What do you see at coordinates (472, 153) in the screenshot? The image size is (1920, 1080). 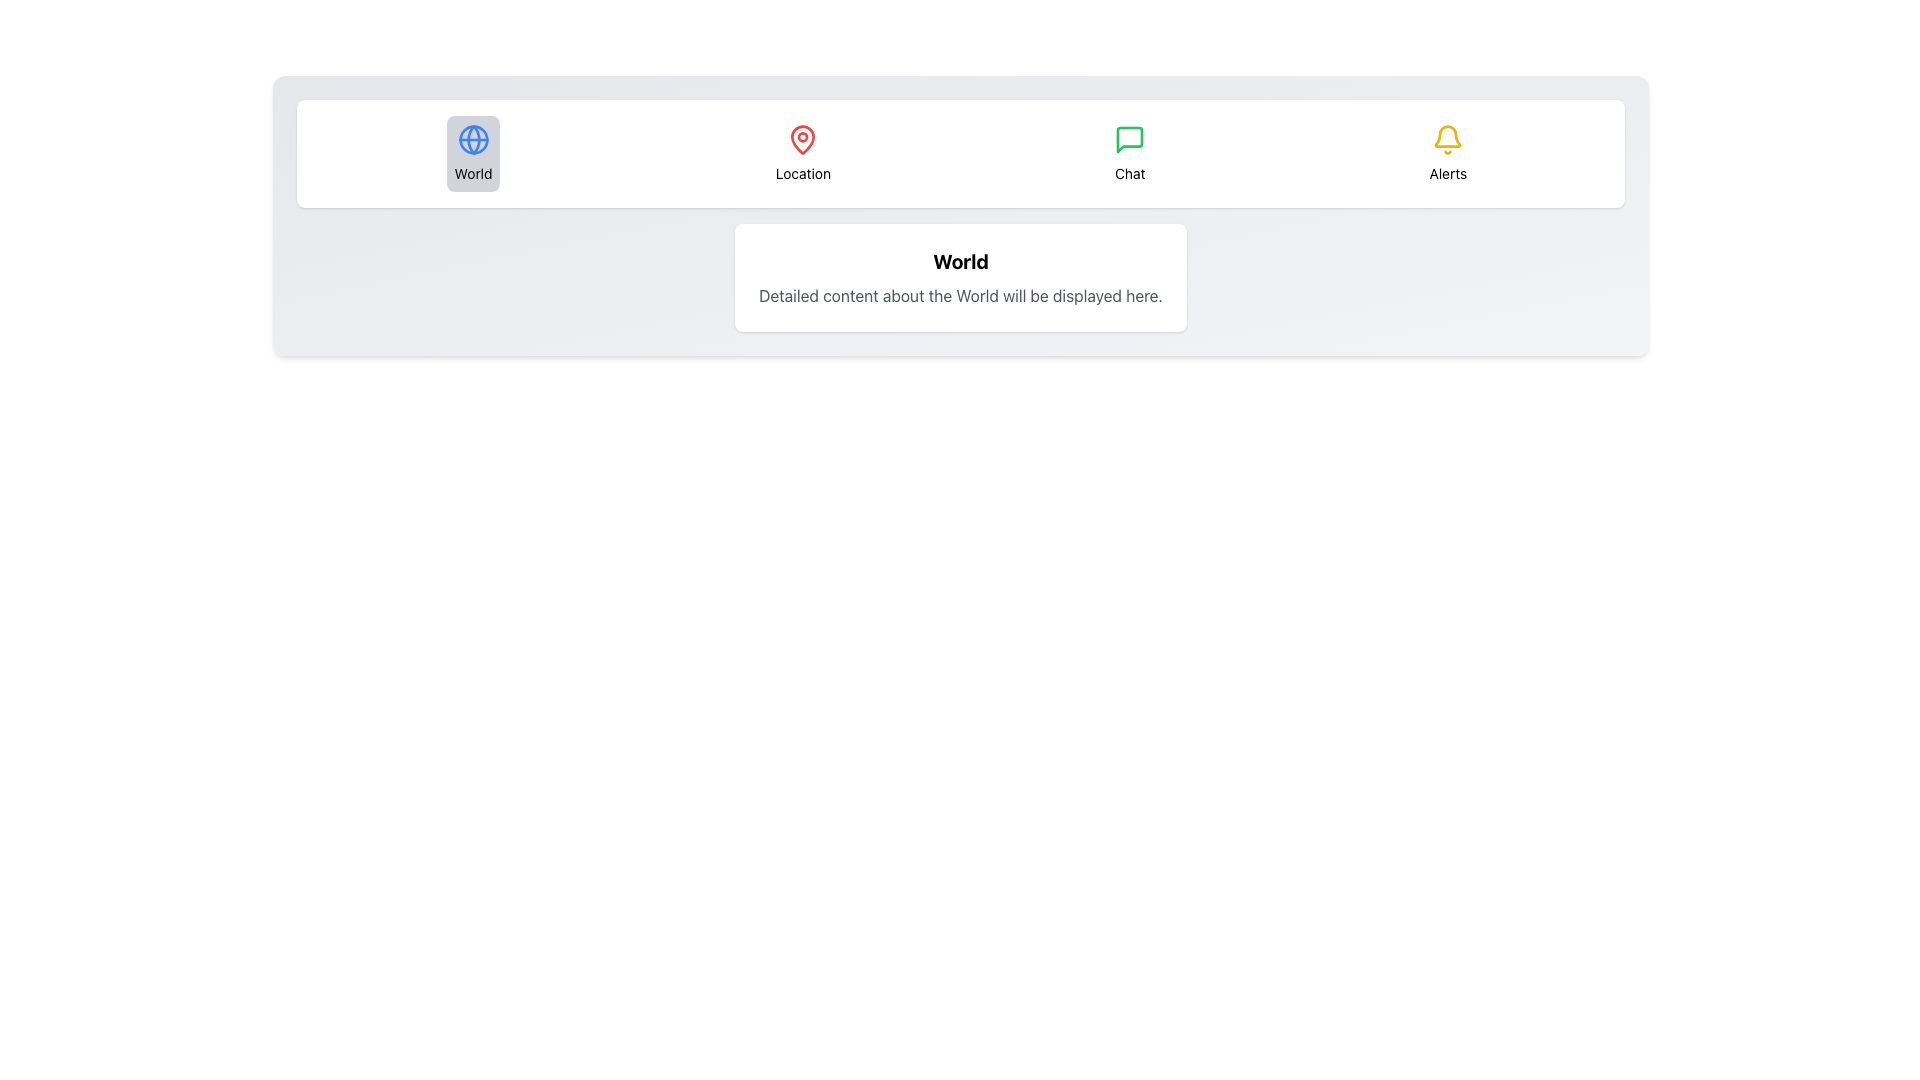 I see `the 'World' navigation button by tabbing to it` at bounding box center [472, 153].